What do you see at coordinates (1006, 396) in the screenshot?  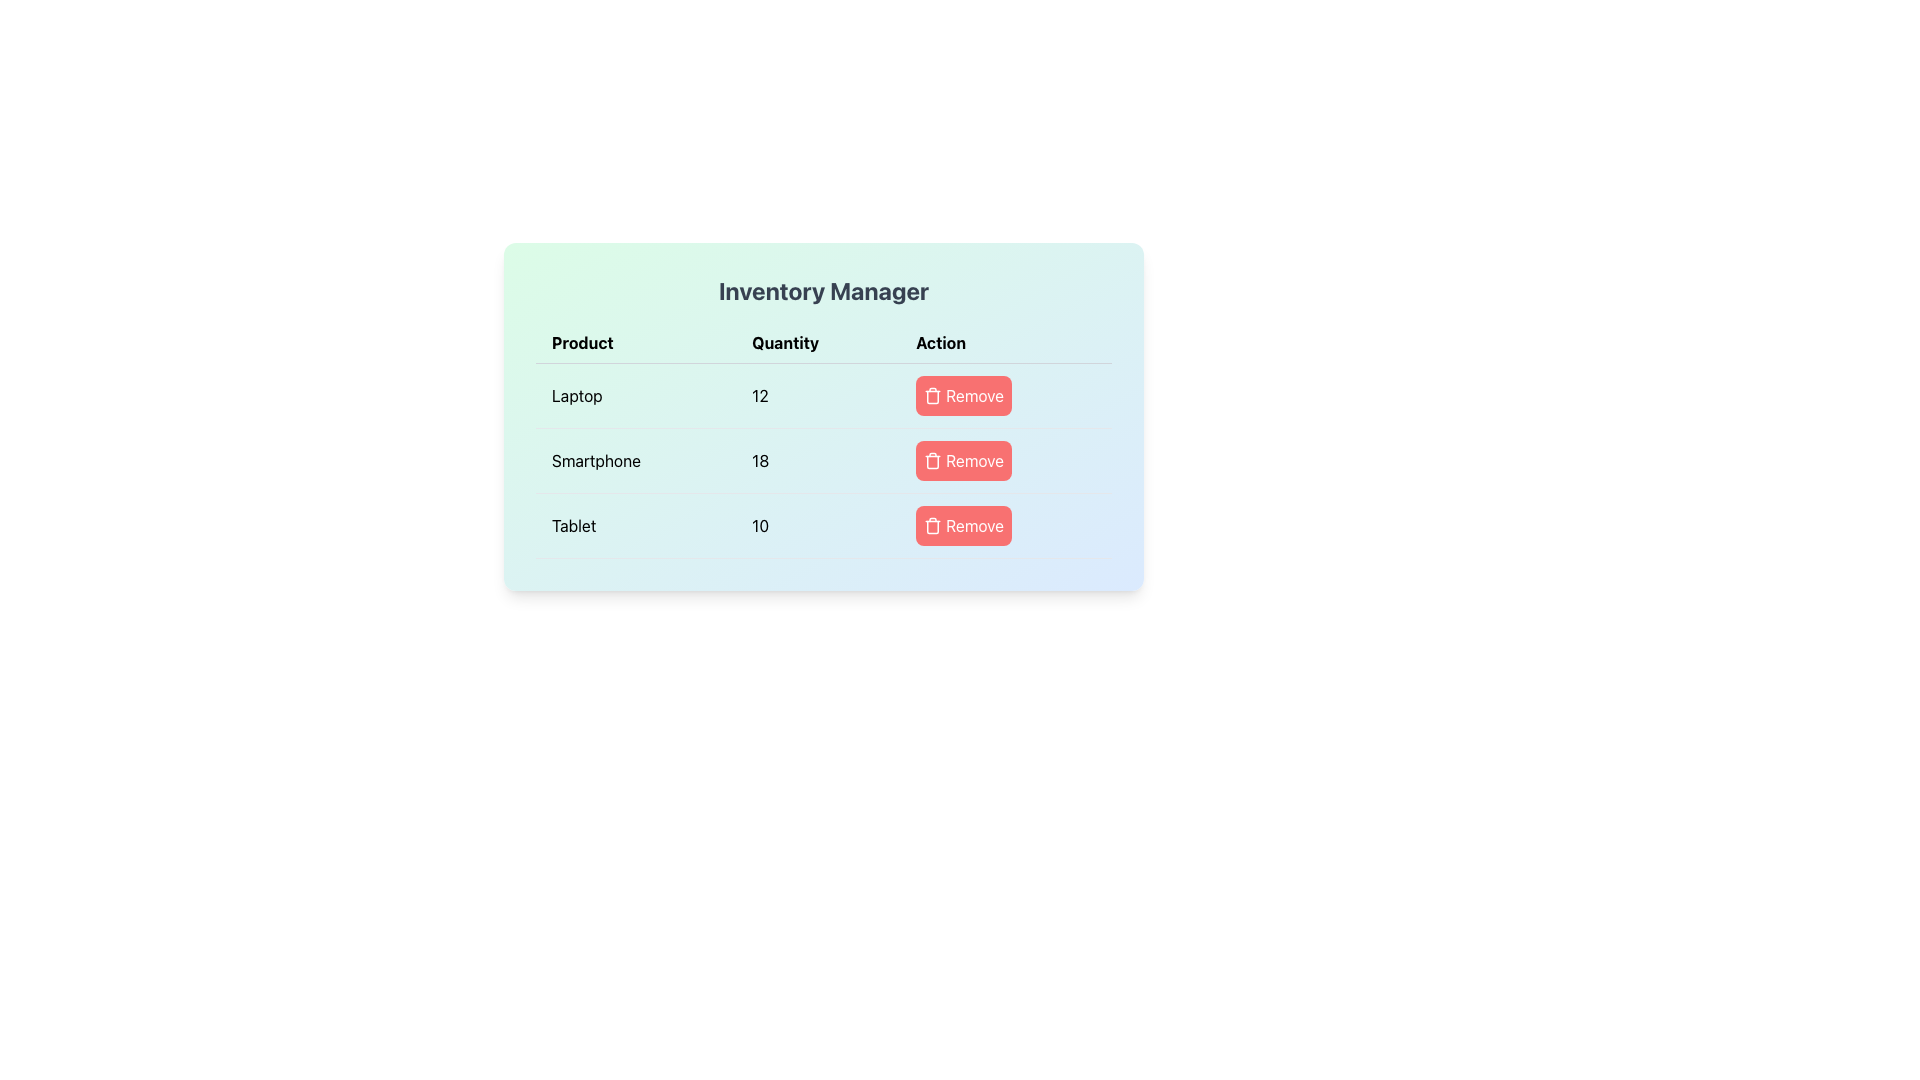 I see `the 'Remove' button with a red background and white text, located in the 'Action' column of the first row under the 'Inventory Manager' header` at bounding box center [1006, 396].